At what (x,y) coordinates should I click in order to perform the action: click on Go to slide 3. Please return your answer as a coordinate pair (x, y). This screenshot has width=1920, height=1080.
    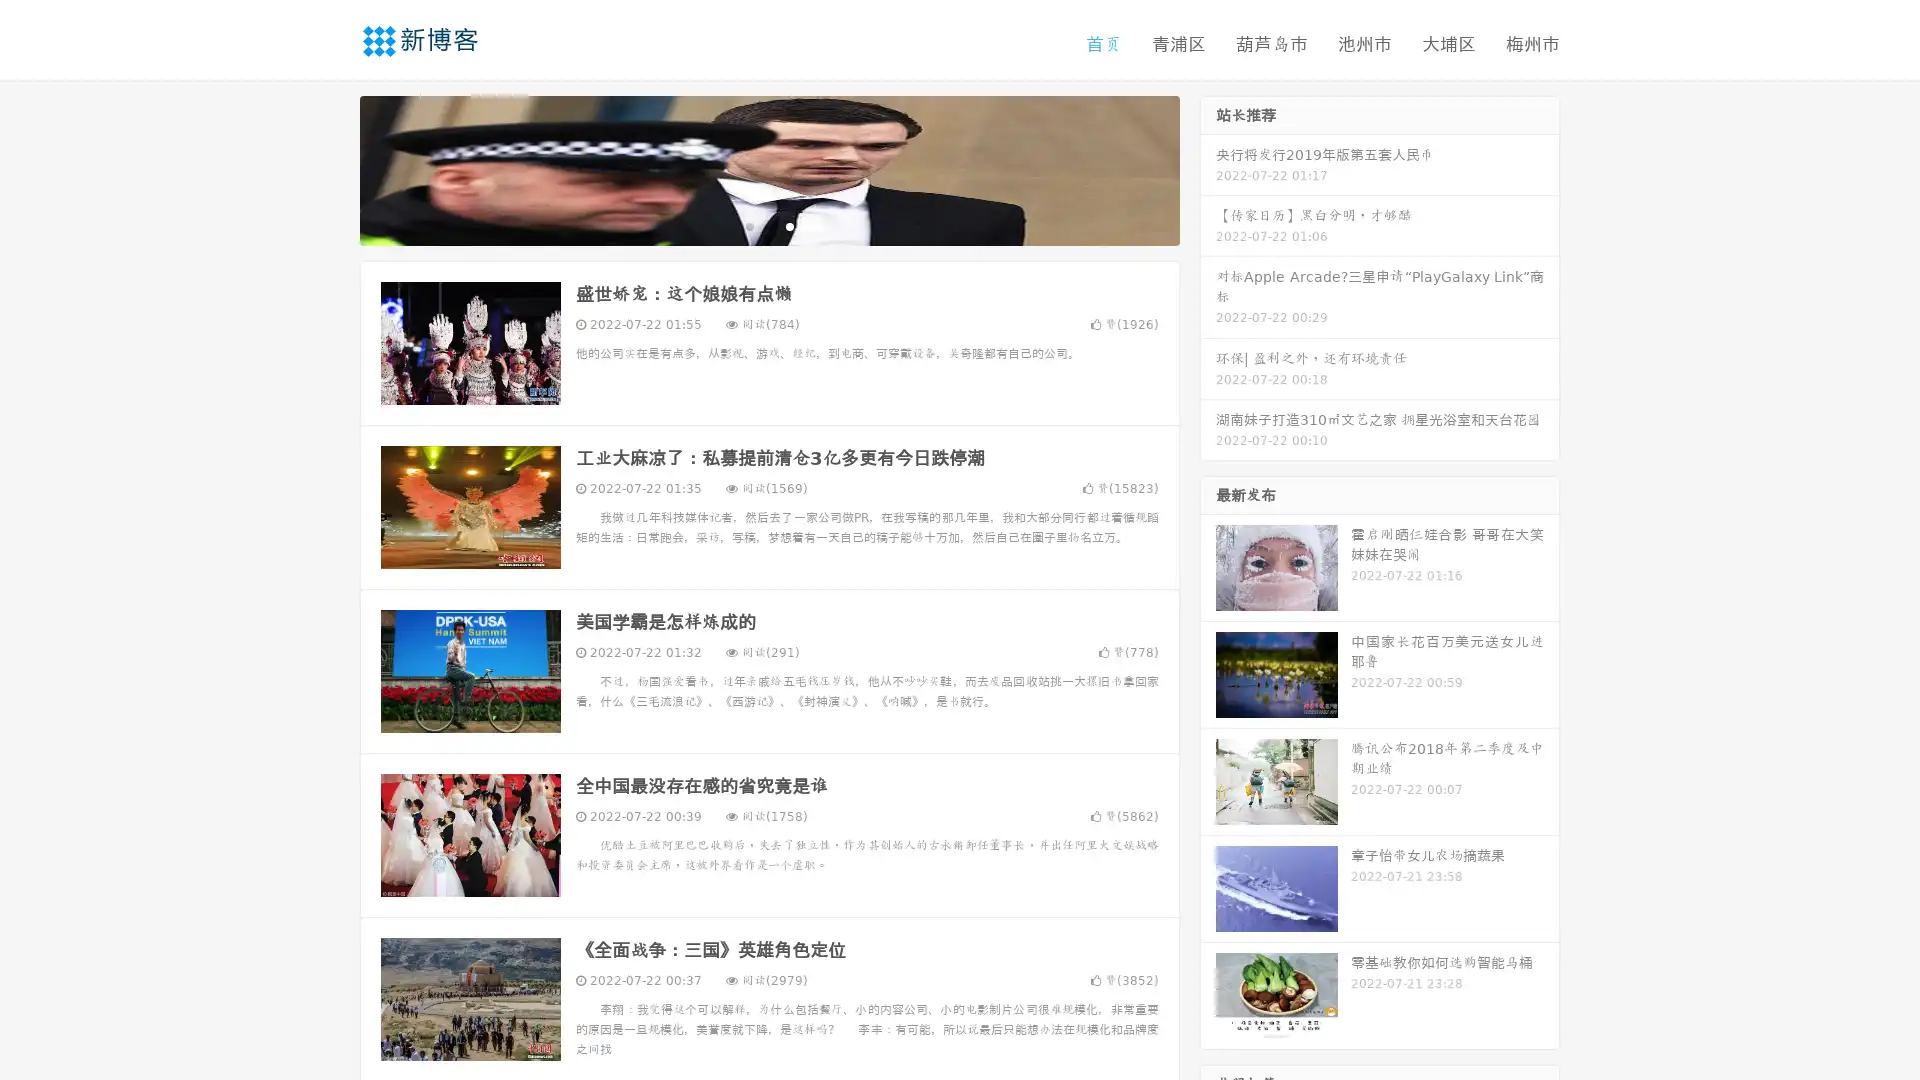
    Looking at the image, I should click on (789, 225).